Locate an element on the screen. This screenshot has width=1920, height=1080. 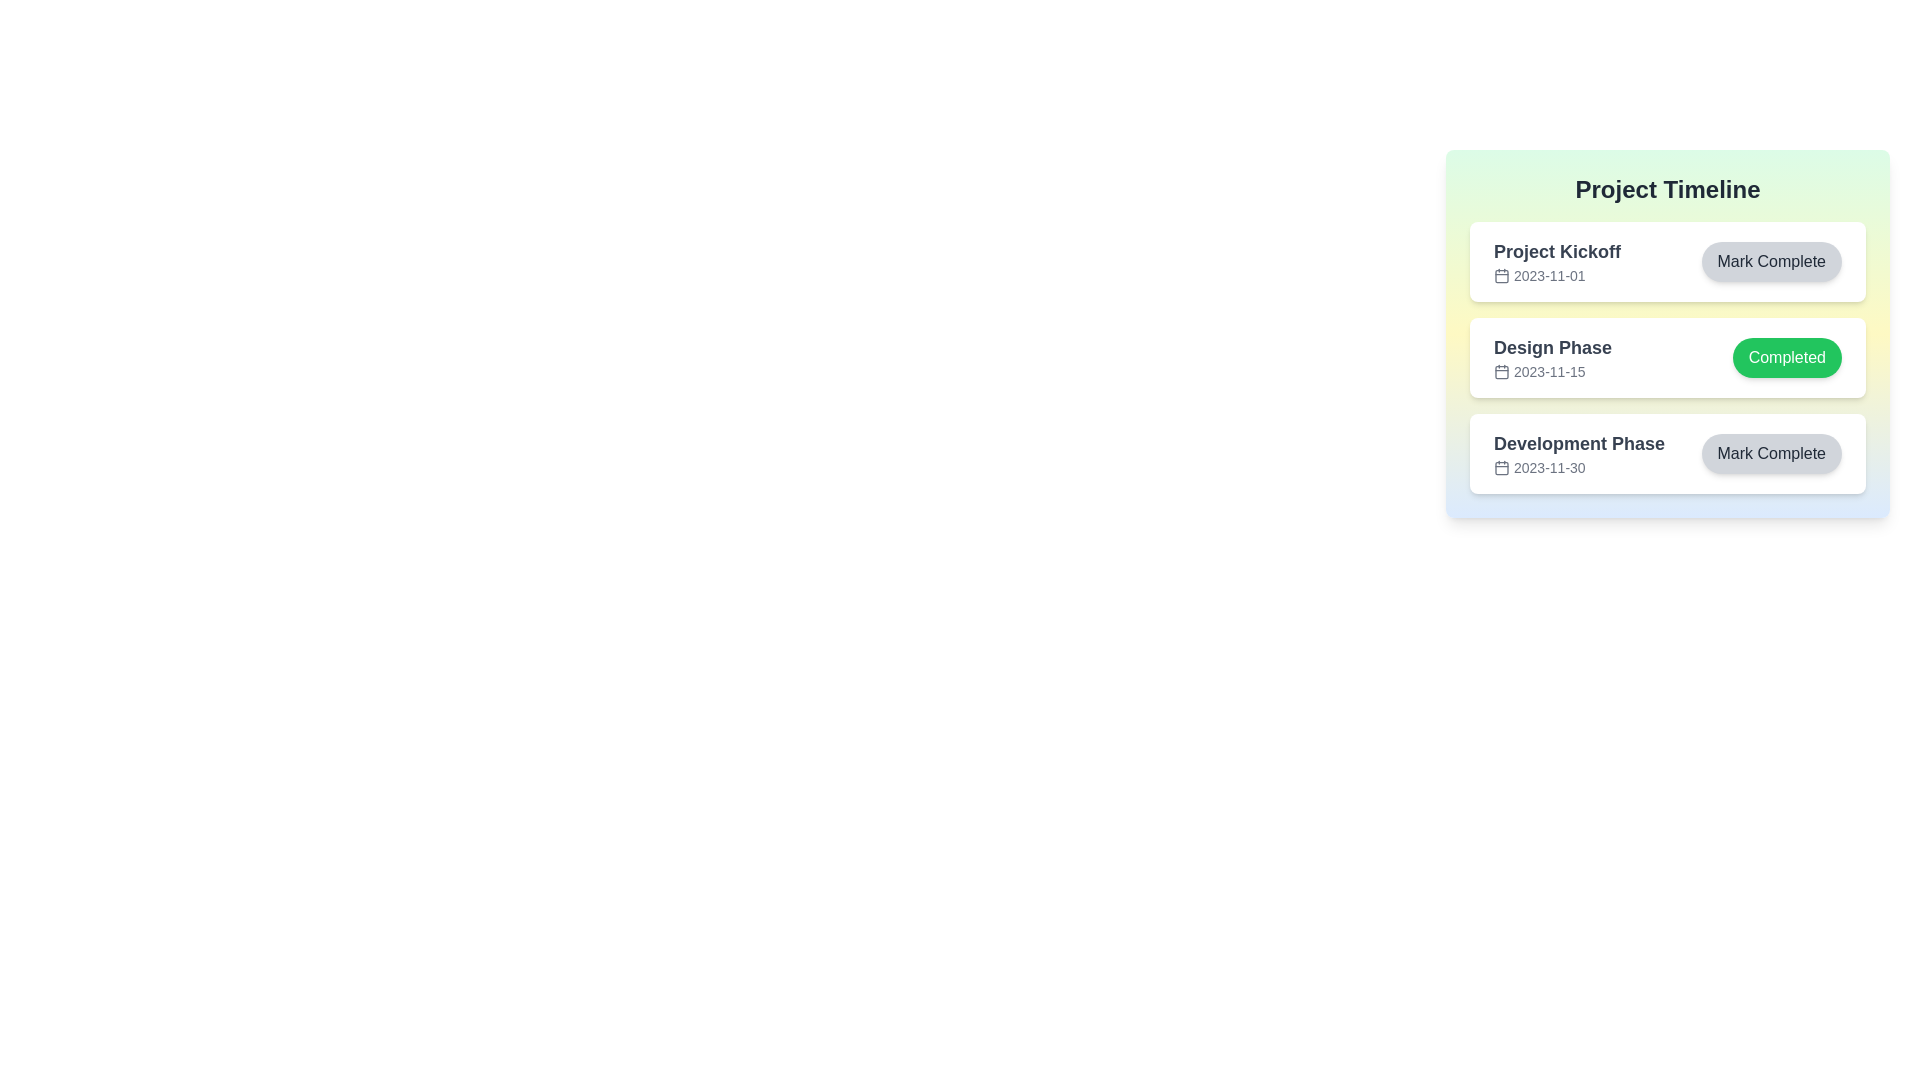
the button corresponding to the timeline item labeled 'Project Kickoff' is located at coordinates (1771, 261).